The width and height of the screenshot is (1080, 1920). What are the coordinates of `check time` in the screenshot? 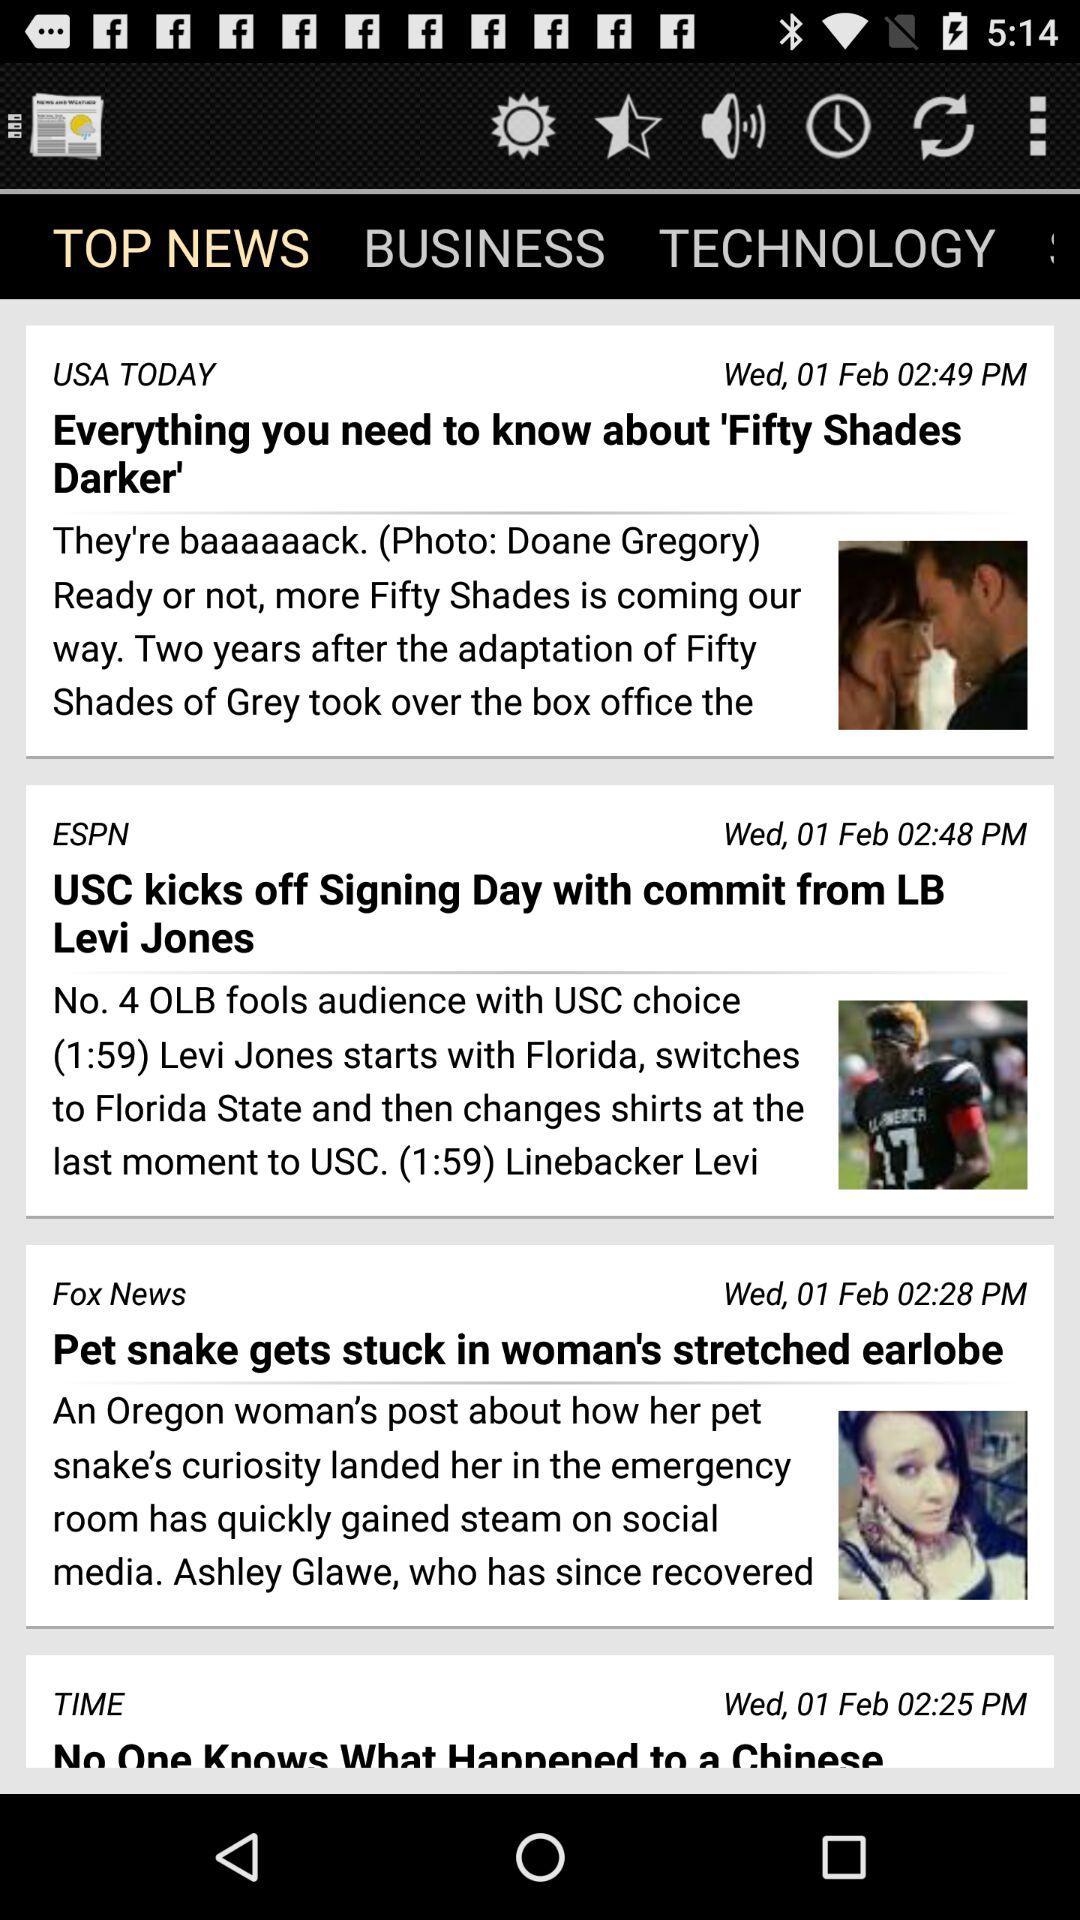 It's located at (838, 124).